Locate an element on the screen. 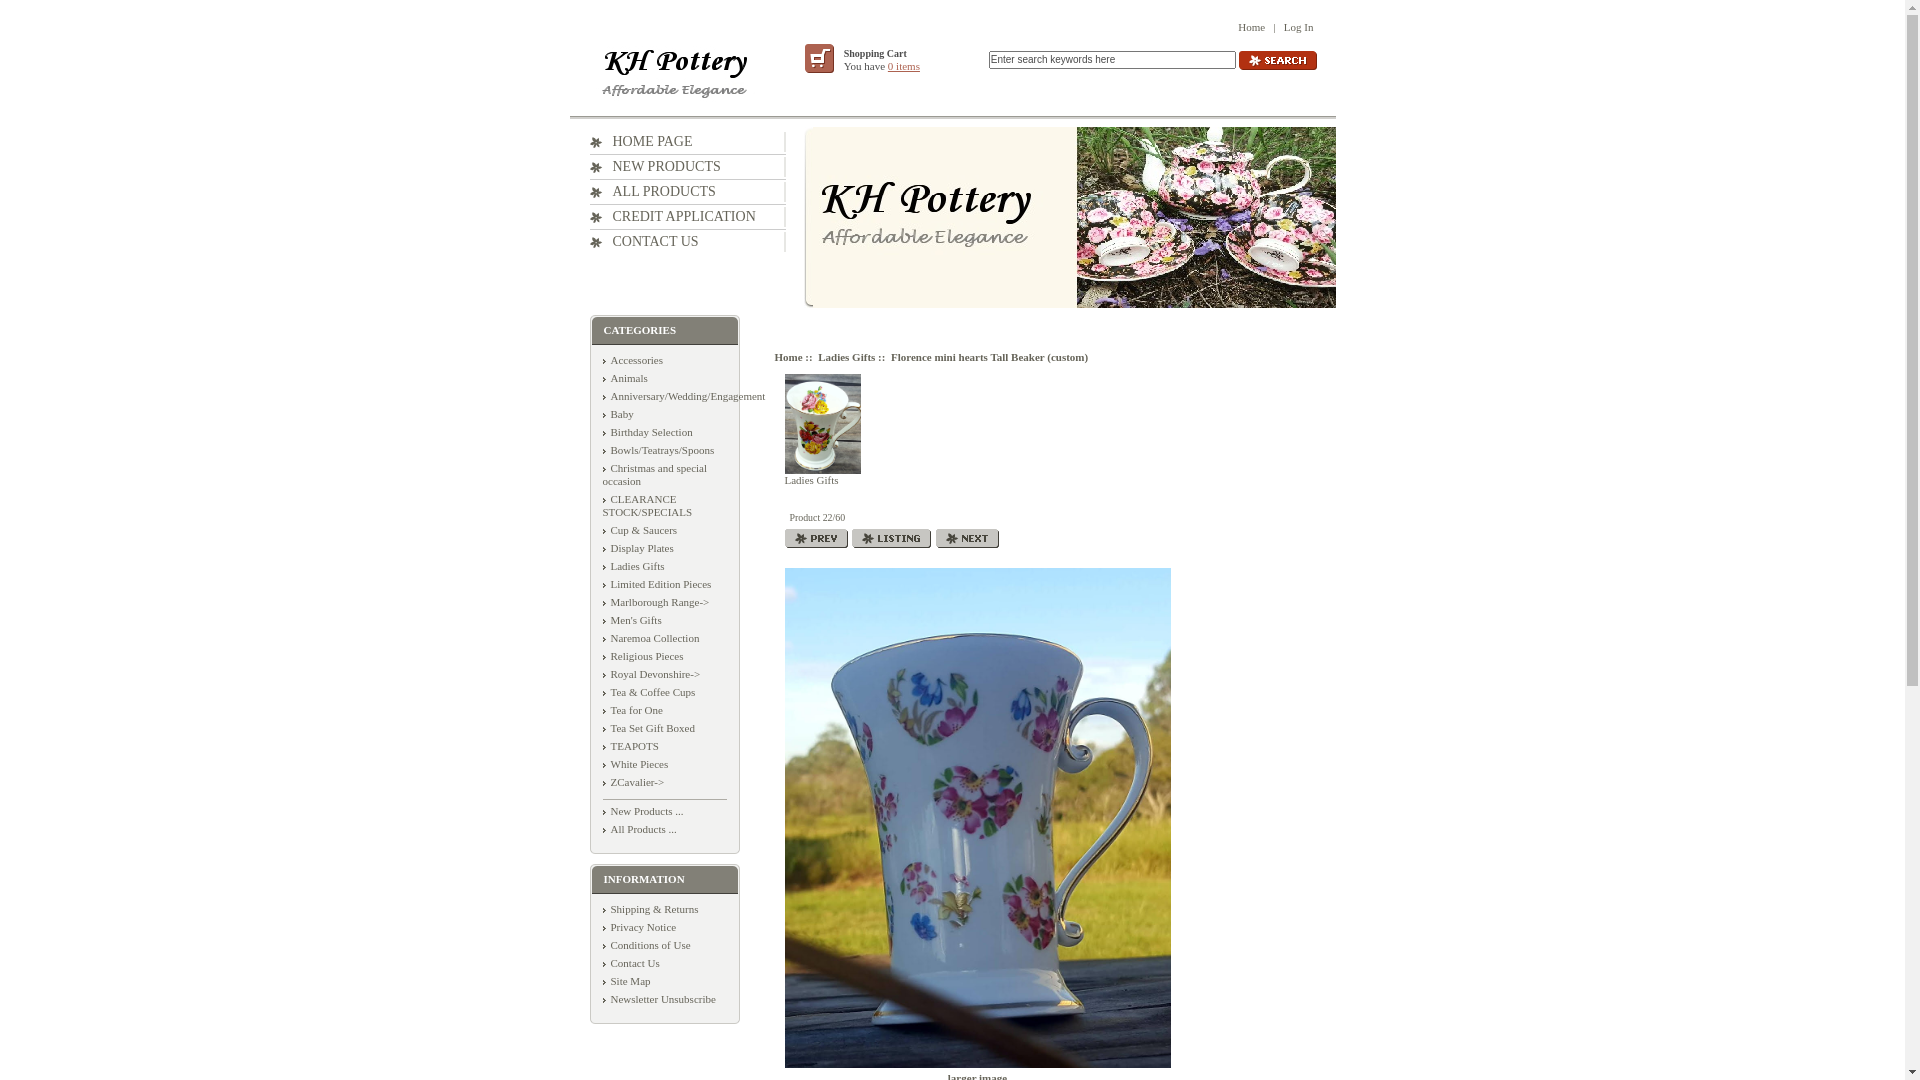 This screenshot has width=1920, height=1080. 'Accessories' is located at coordinates (600, 358).